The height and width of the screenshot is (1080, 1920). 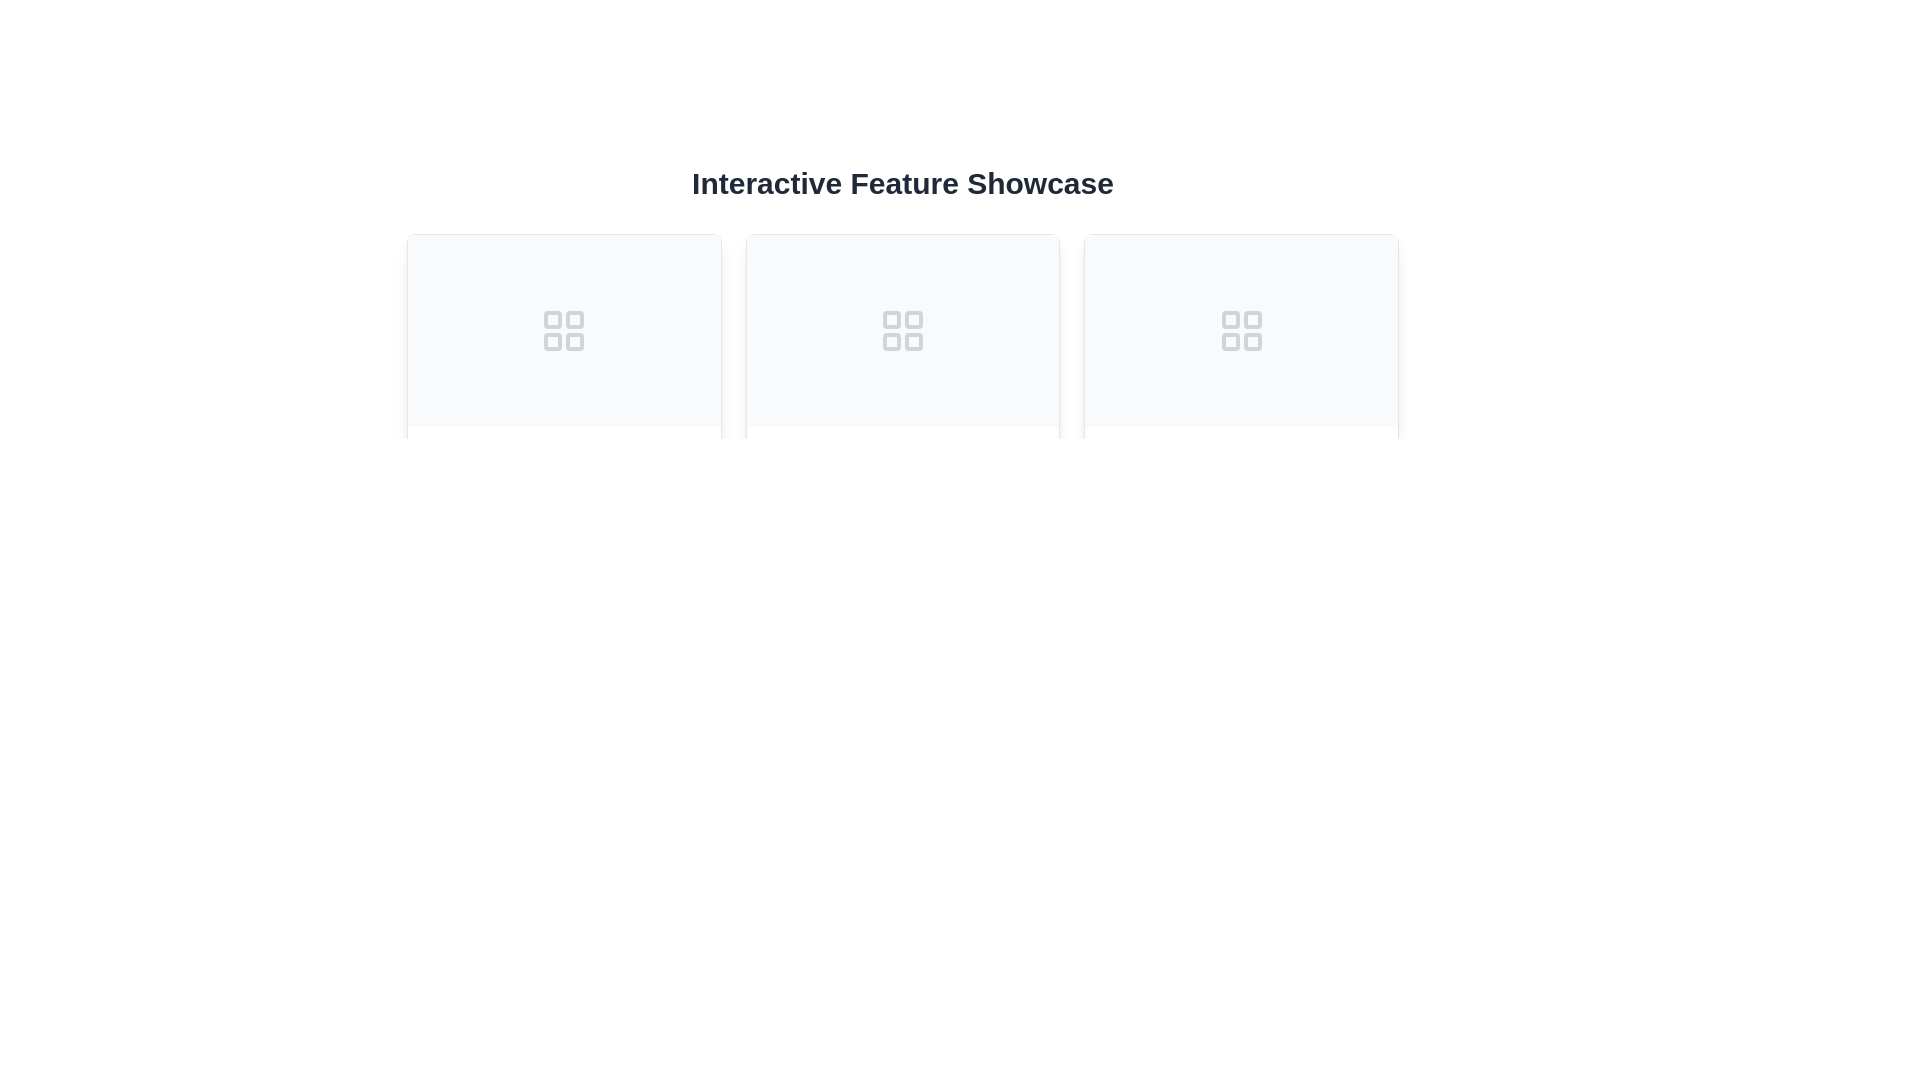 What do you see at coordinates (574, 319) in the screenshot?
I see `the small square with rounded corners located in the top-right position of the 2x2 grid layout under the label 'Interactive Feature Showcase'` at bounding box center [574, 319].